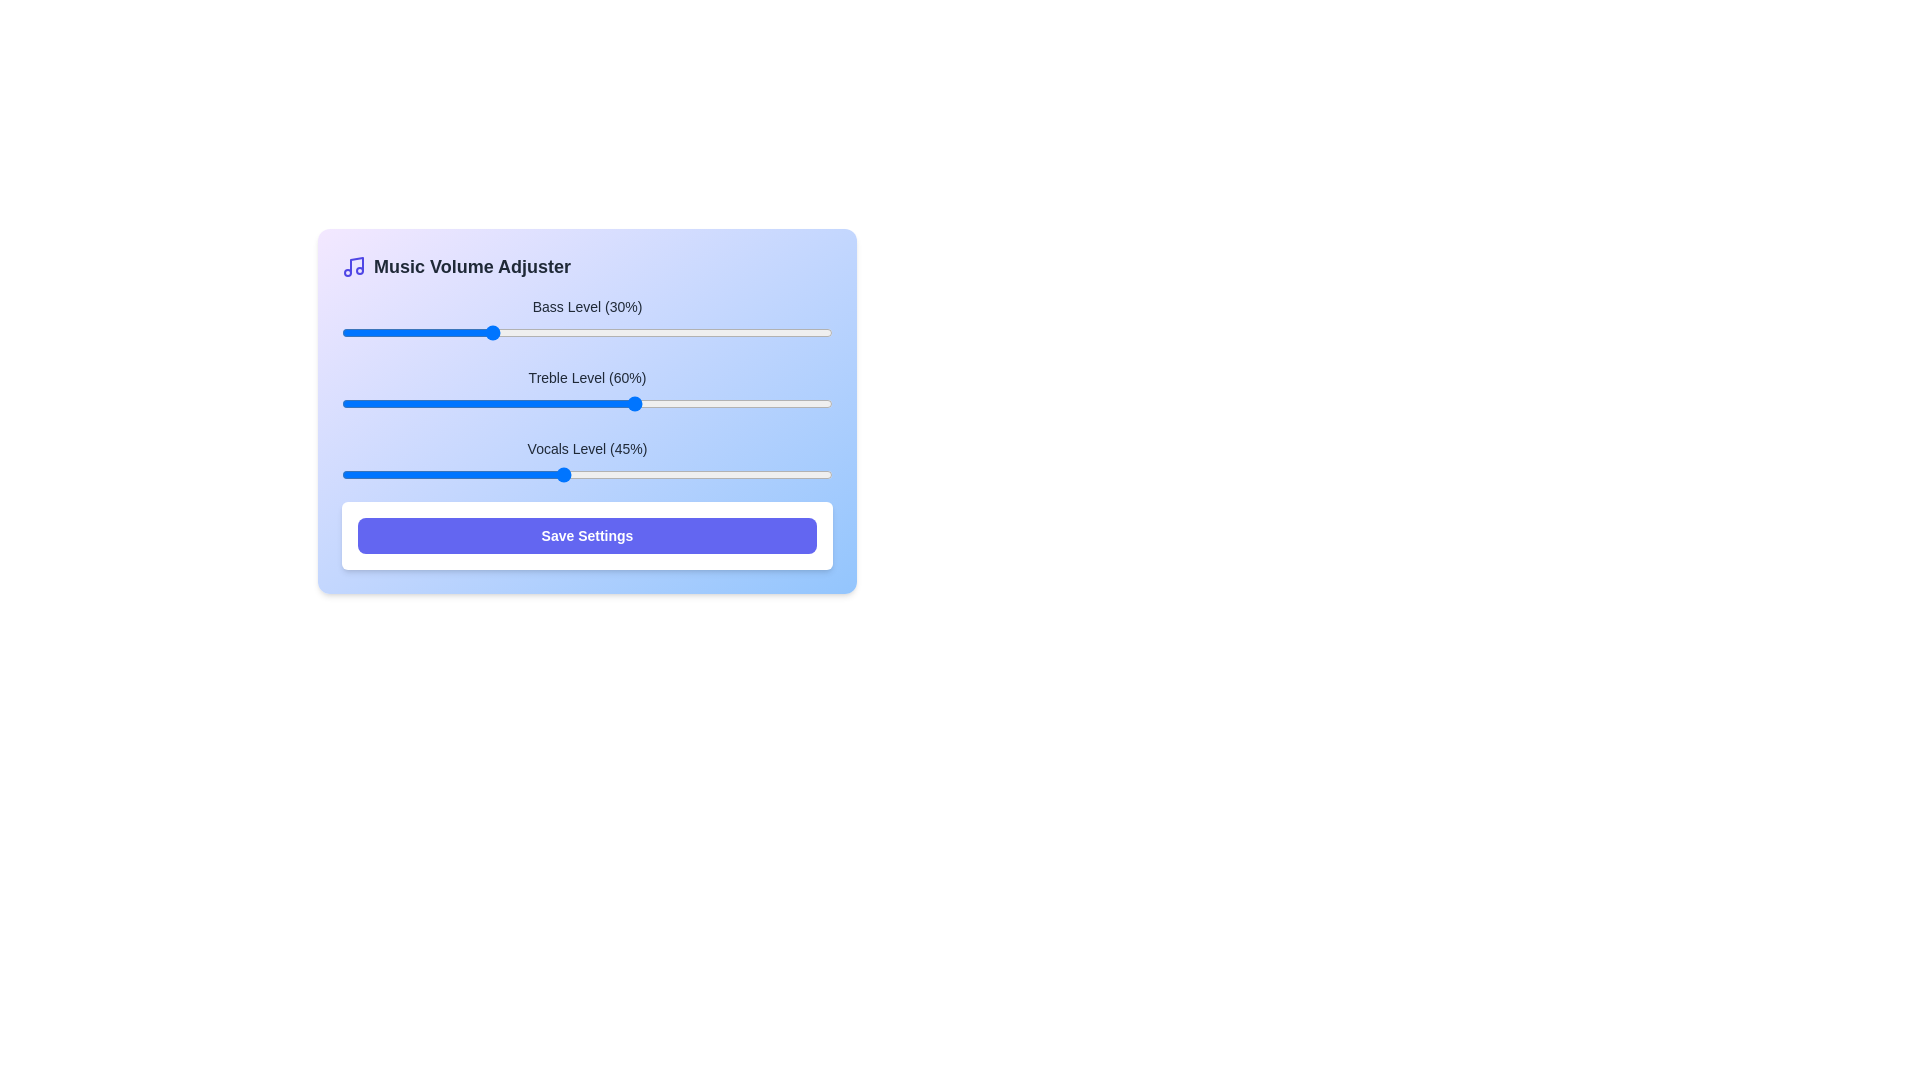  I want to click on the bass level, so click(386, 331).